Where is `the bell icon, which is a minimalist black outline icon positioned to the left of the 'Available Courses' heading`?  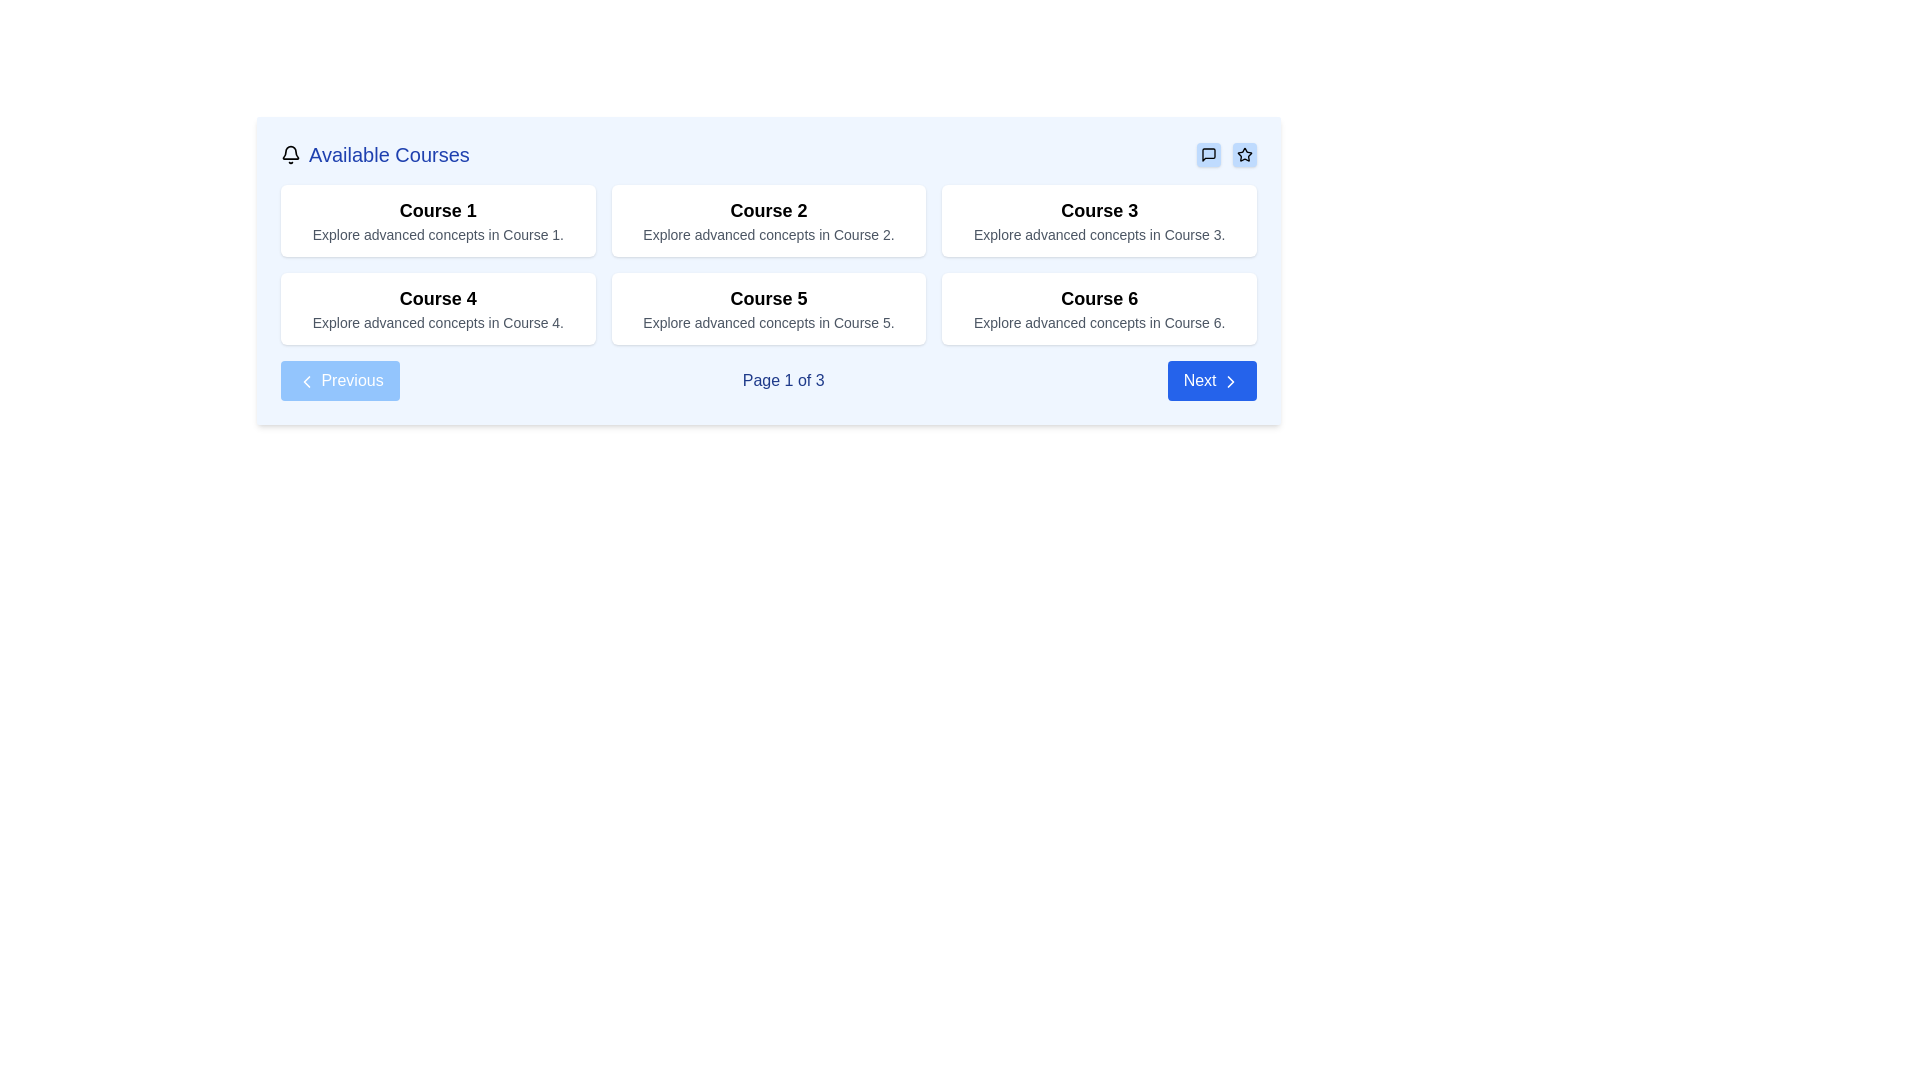
the bell icon, which is a minimalist black outline icon positioned to the left of the 'Available Courses' heading is located at coordinates (290, 153).